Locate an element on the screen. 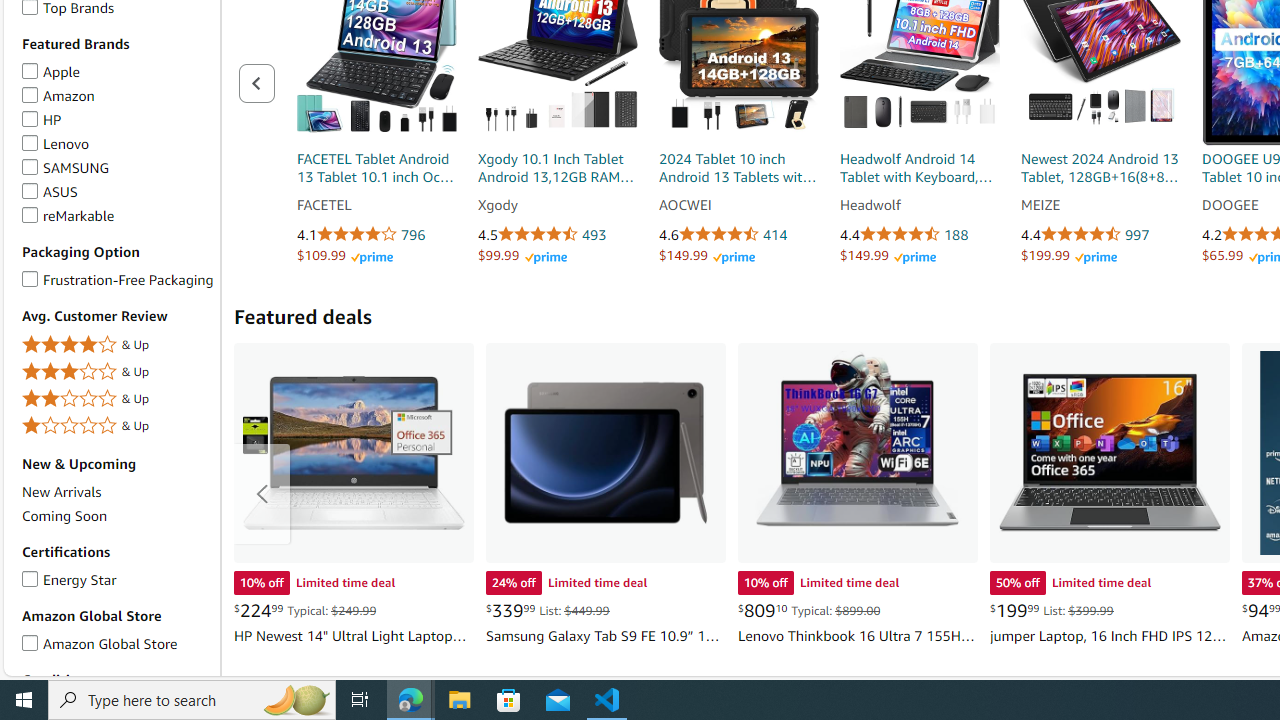 This screenshot has width=1280, height=720. 'reMarkablereMarkable' is located at coordinates (116, 216).